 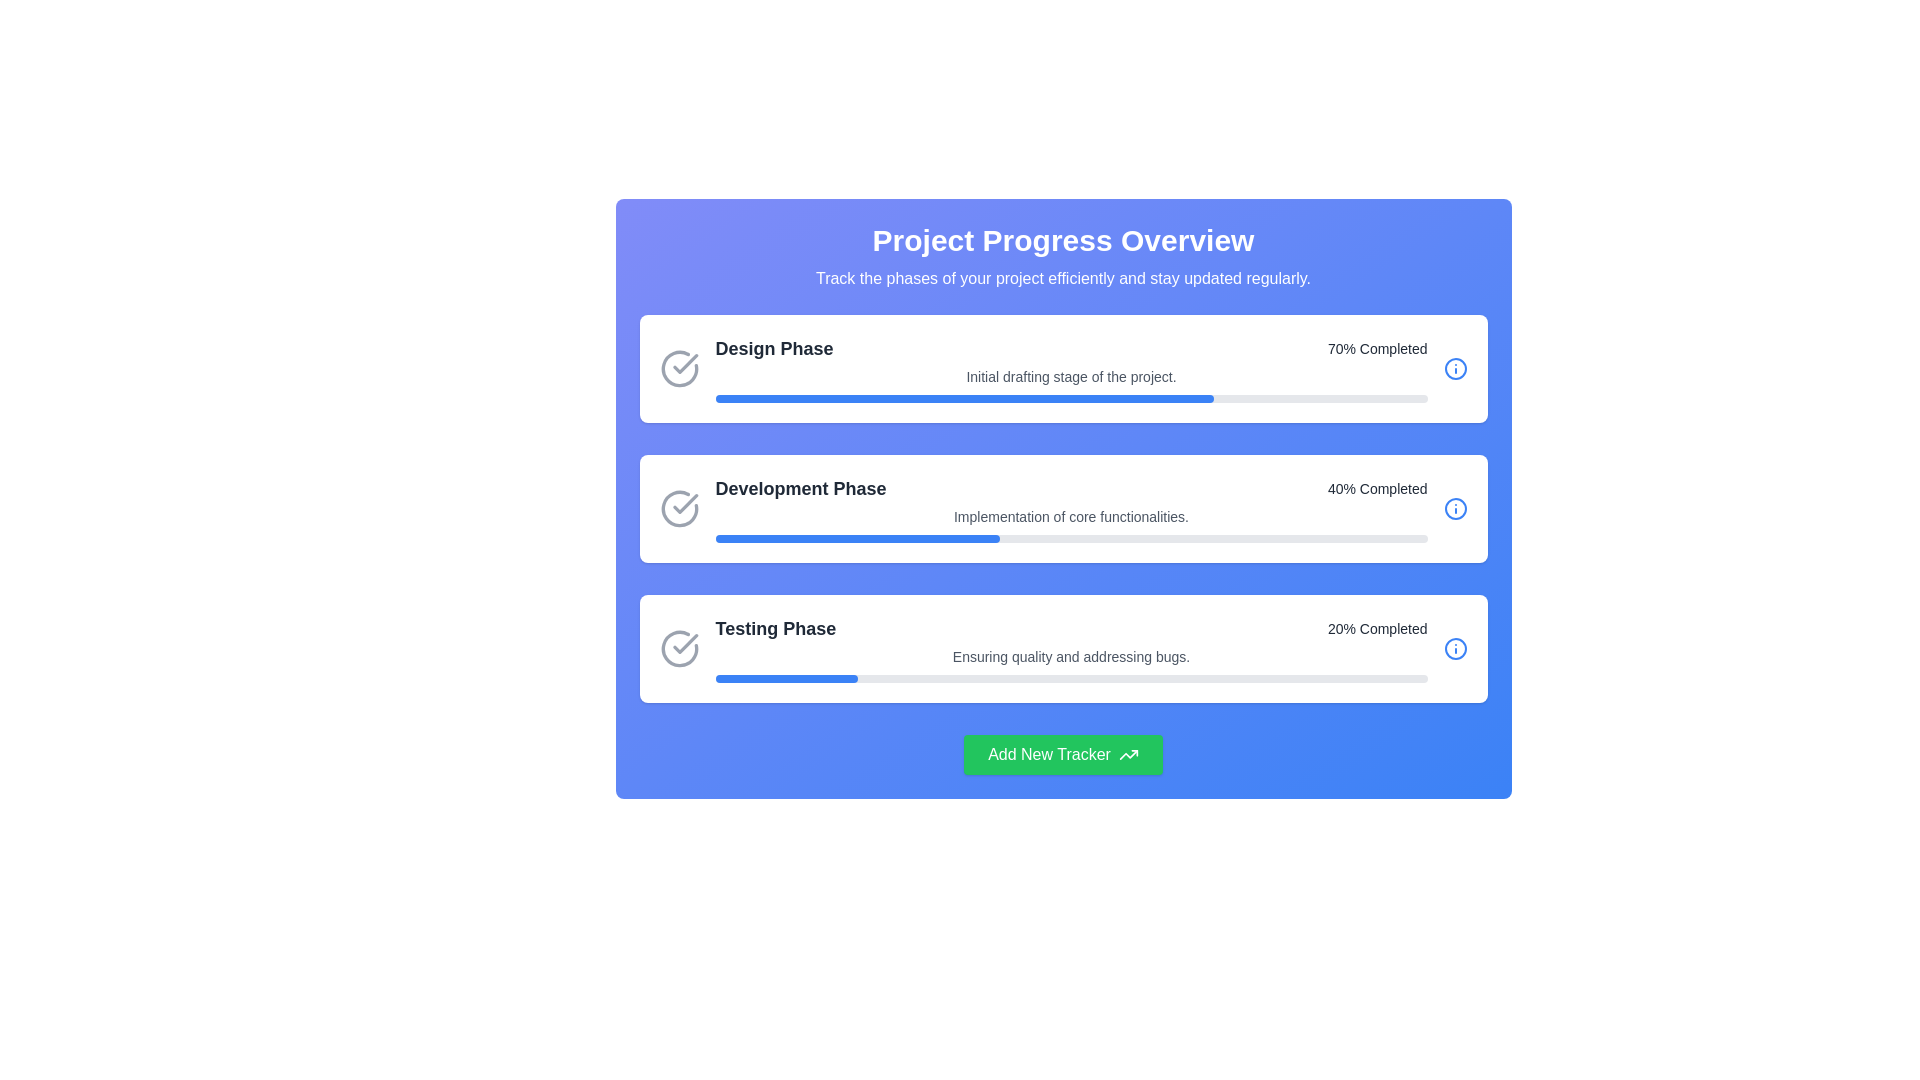 What do you see at coordinates (774, 627) in the screenshot?
I see `text label that says 'Testing Phase' located on the left side of the Testing Phase card, which is the third card in a vertical series of project phase cards` at bounding box center [774, 627].